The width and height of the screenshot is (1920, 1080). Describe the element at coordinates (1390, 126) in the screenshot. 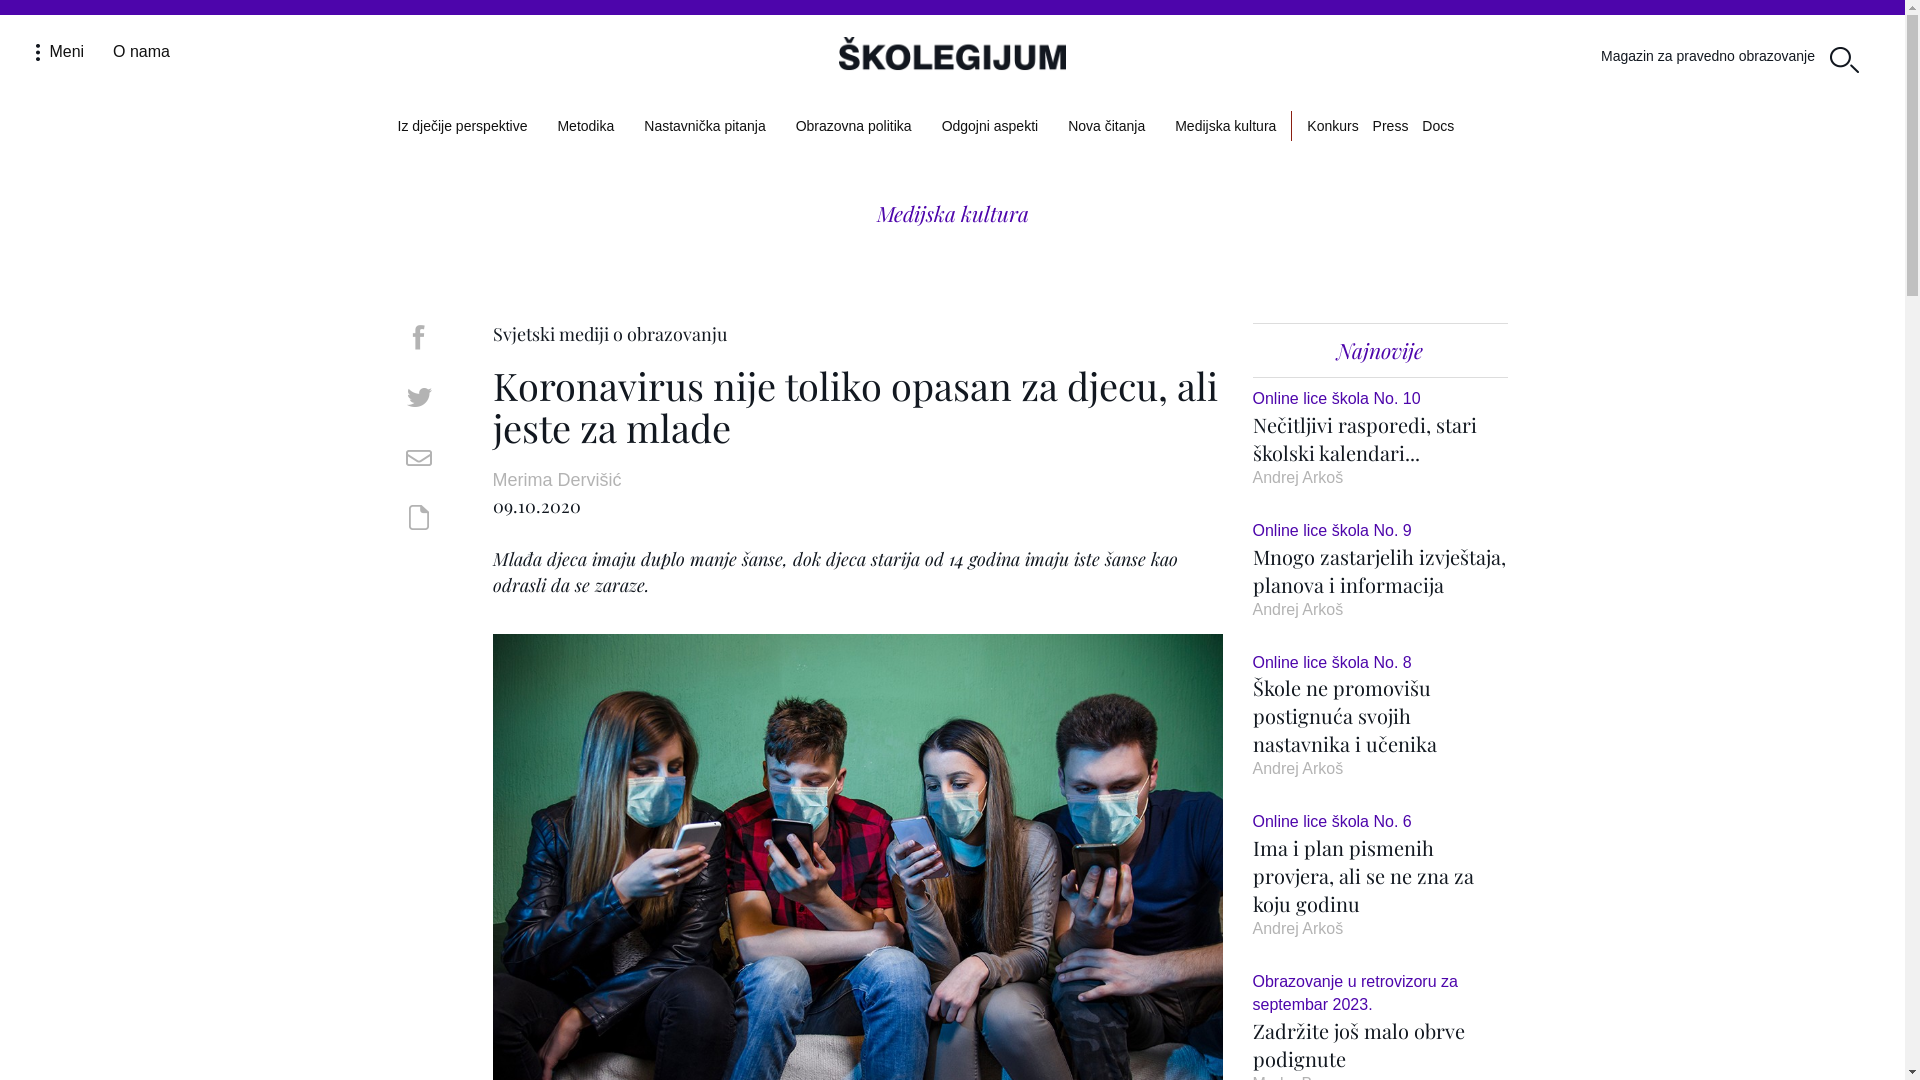

I see `'Press'` at that location.